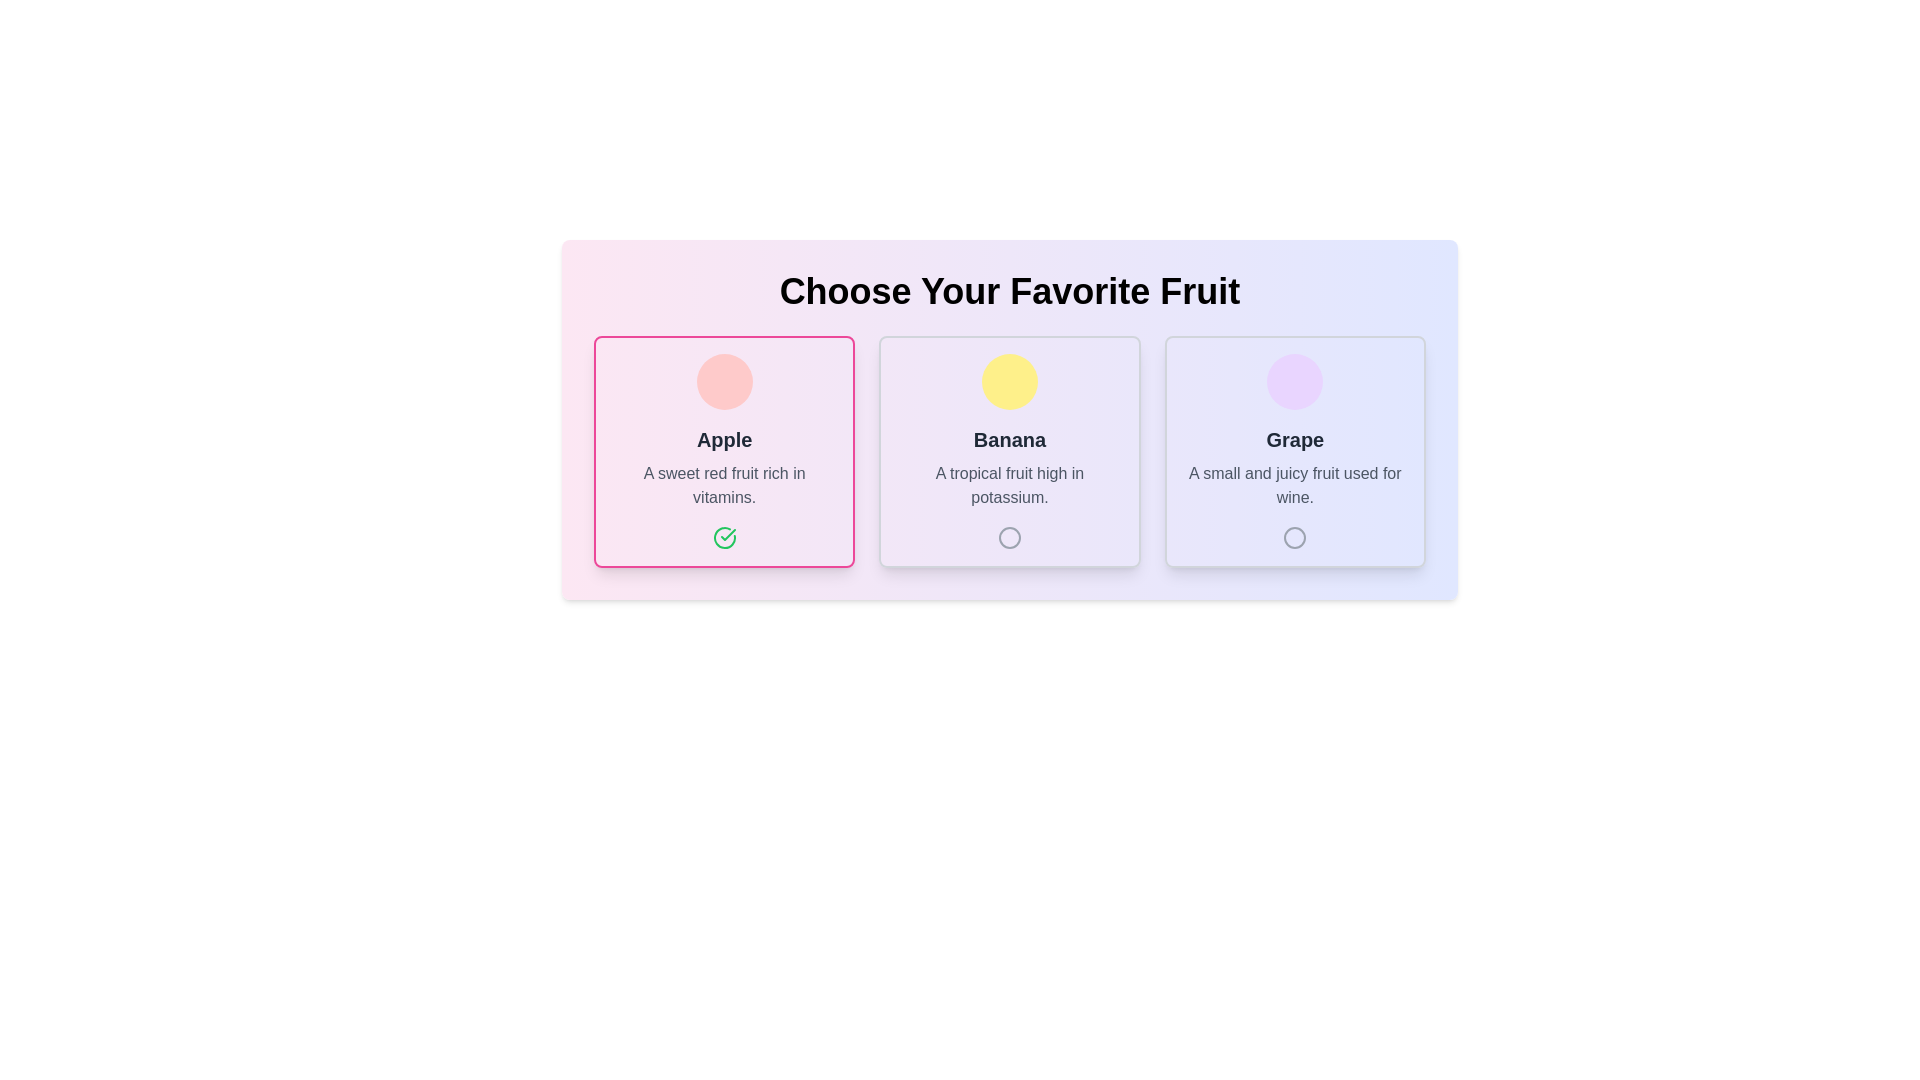  What do you see at coordinates (727, 534) in the screenshot?
I see `the visual indicator icon confirming the selection of the 'Apple' option, which is centrally positioned within the selection box of the 'Apple' choice card` at bounding box center [727, 534].